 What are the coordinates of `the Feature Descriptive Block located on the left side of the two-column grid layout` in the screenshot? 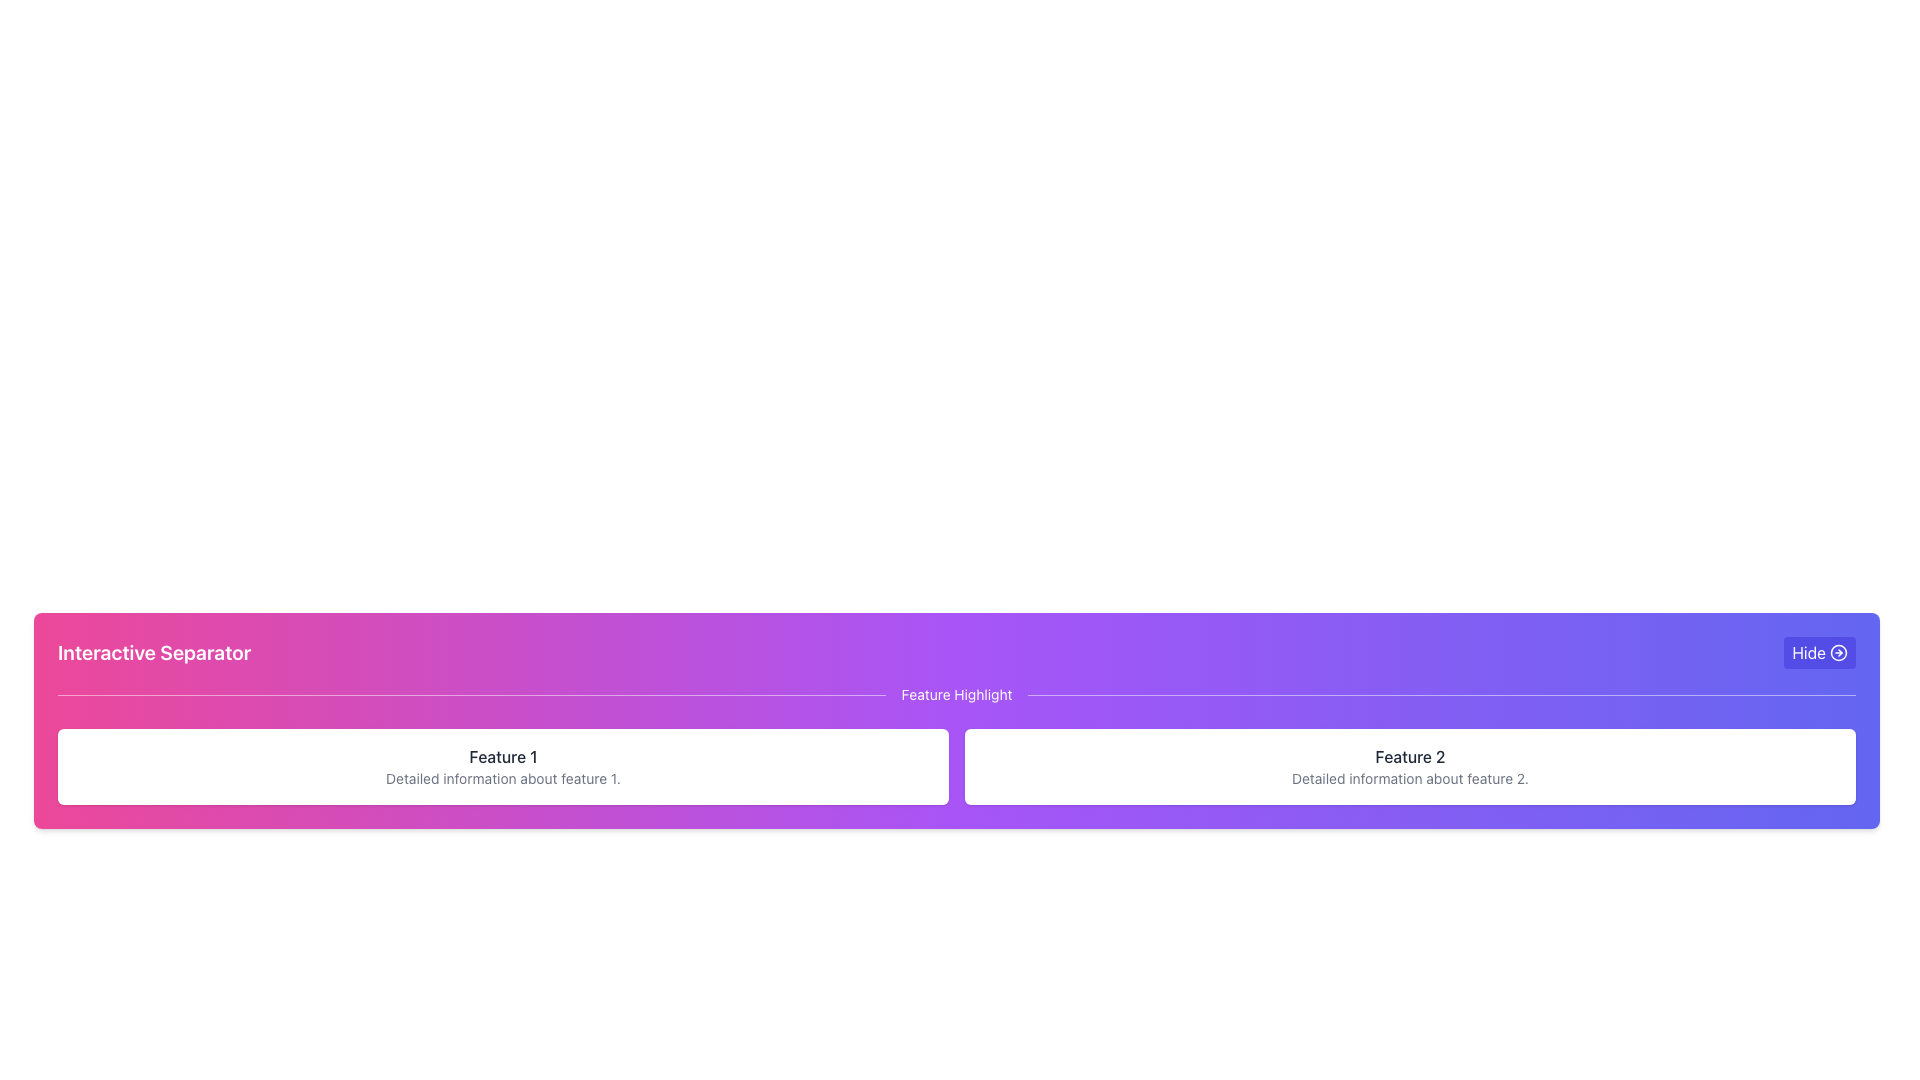 It's located at (503, 766).